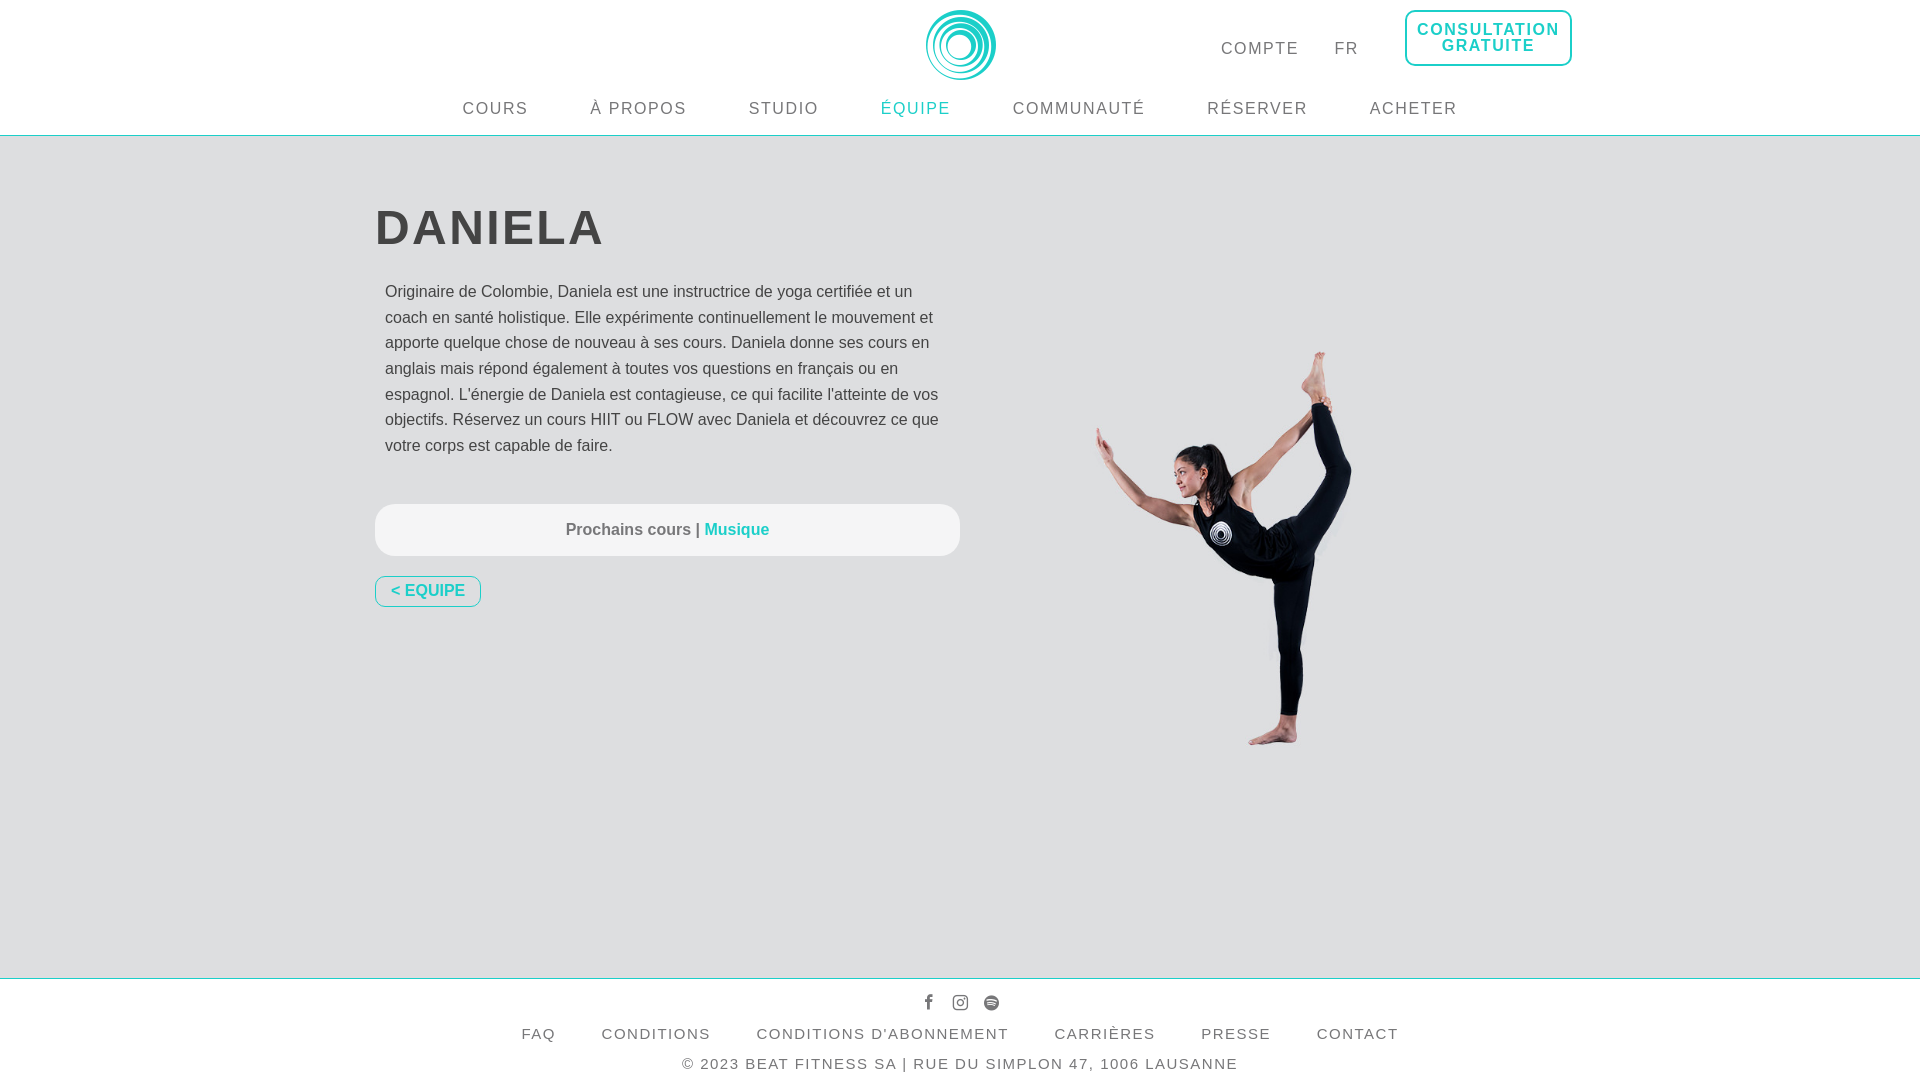  Describe the element at coordinates (983, 1003) in the screenshot. I see `'spotify'` at that location.